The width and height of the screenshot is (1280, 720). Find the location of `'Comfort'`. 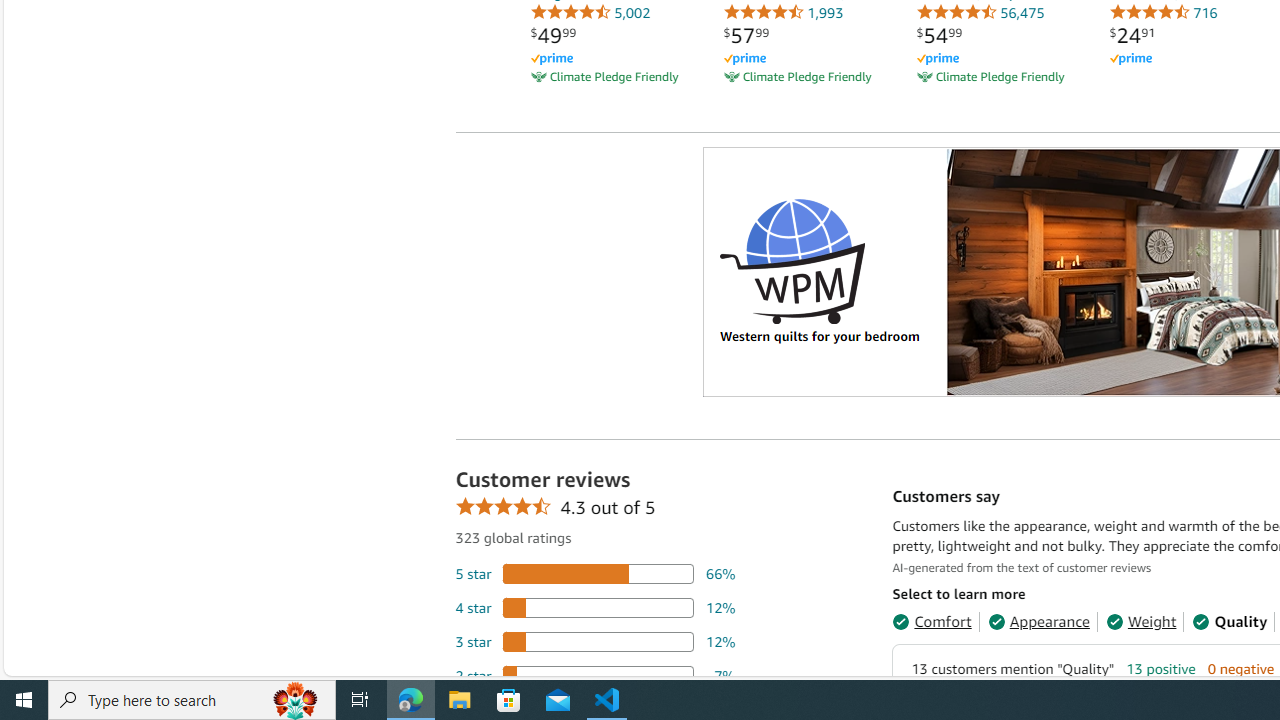

'Comfort' is located at coordinates (930, 620).